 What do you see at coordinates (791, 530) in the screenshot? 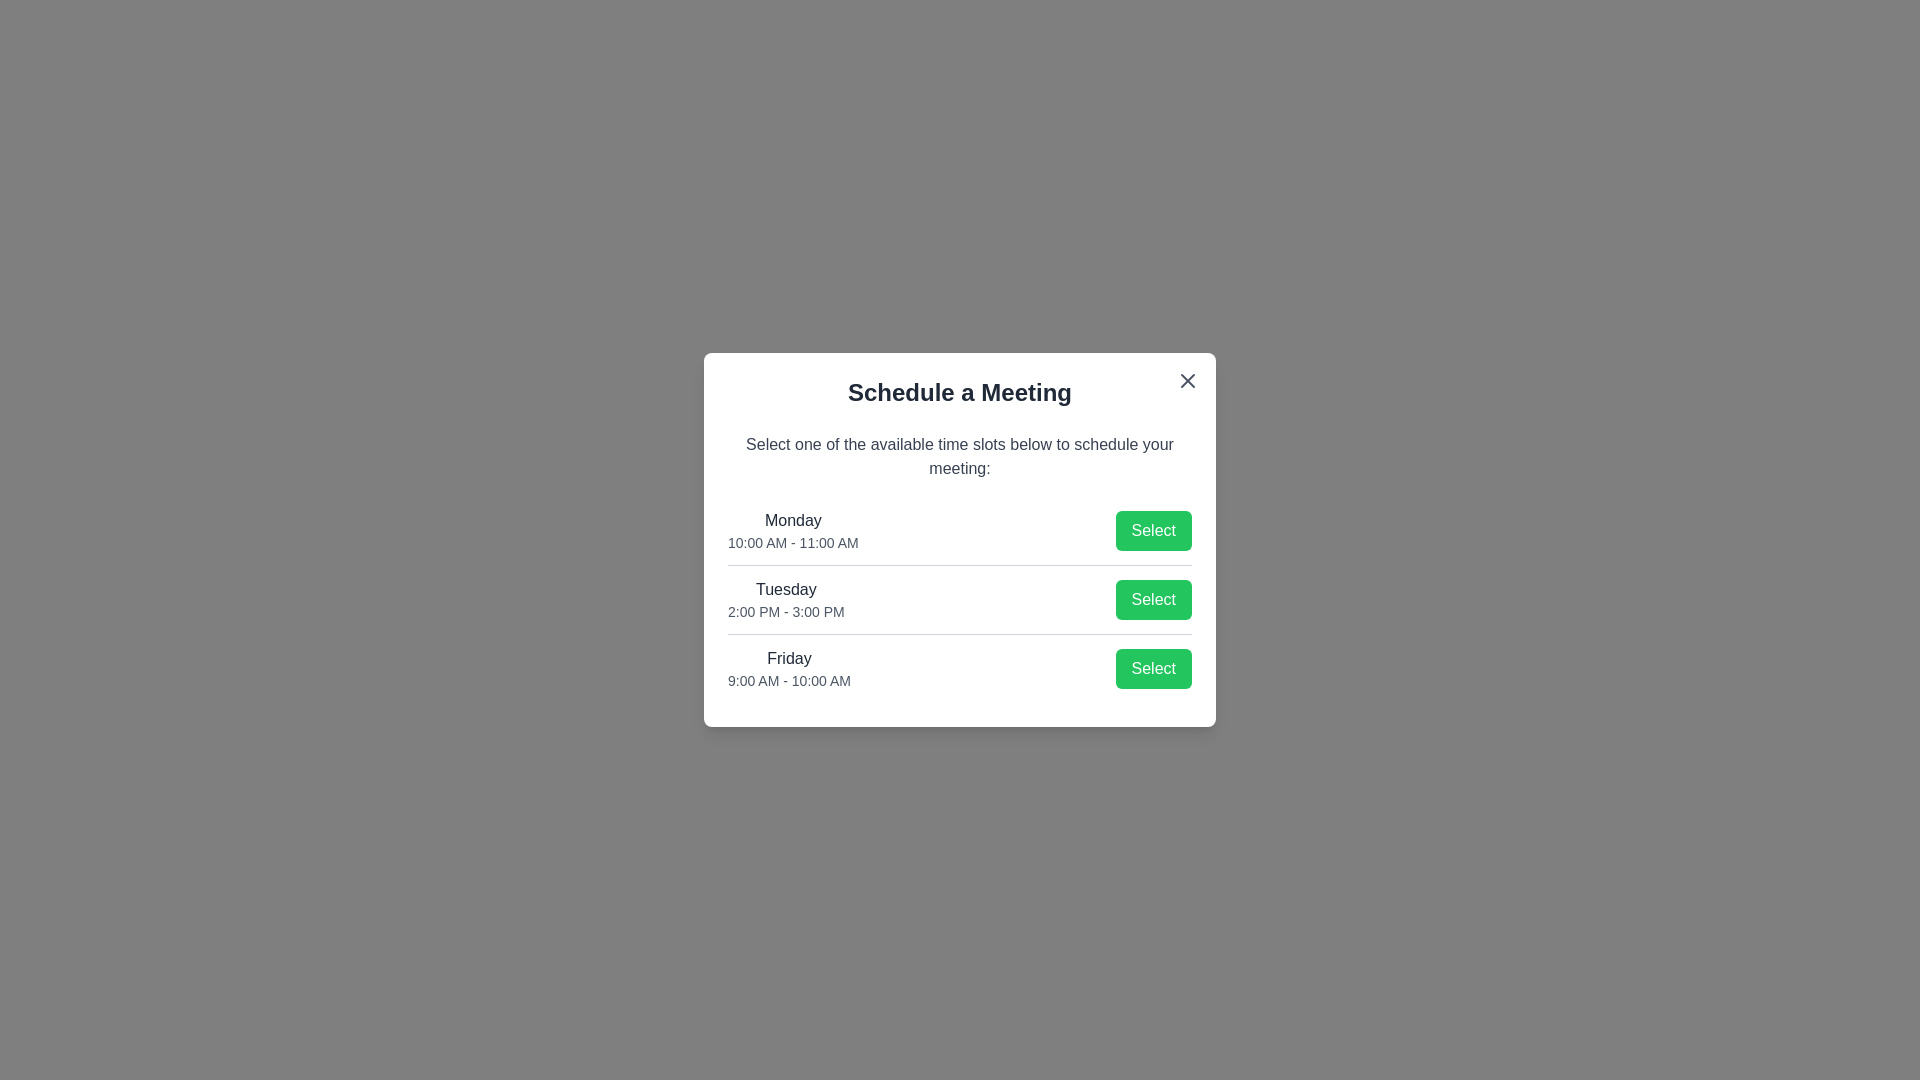
I see `the available time slots for the user to inspect` at bounding box center [791, 530].